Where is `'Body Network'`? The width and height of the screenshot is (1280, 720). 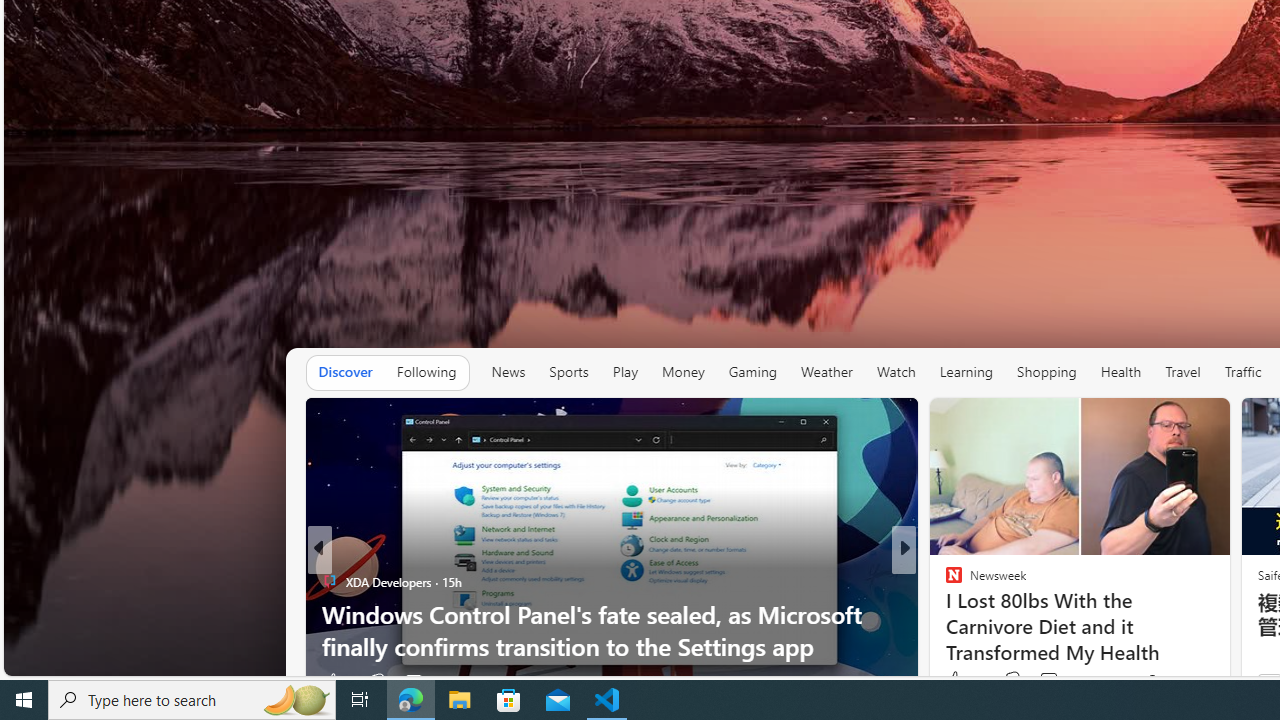
'Body Network' is located at coordinates (944, 581).